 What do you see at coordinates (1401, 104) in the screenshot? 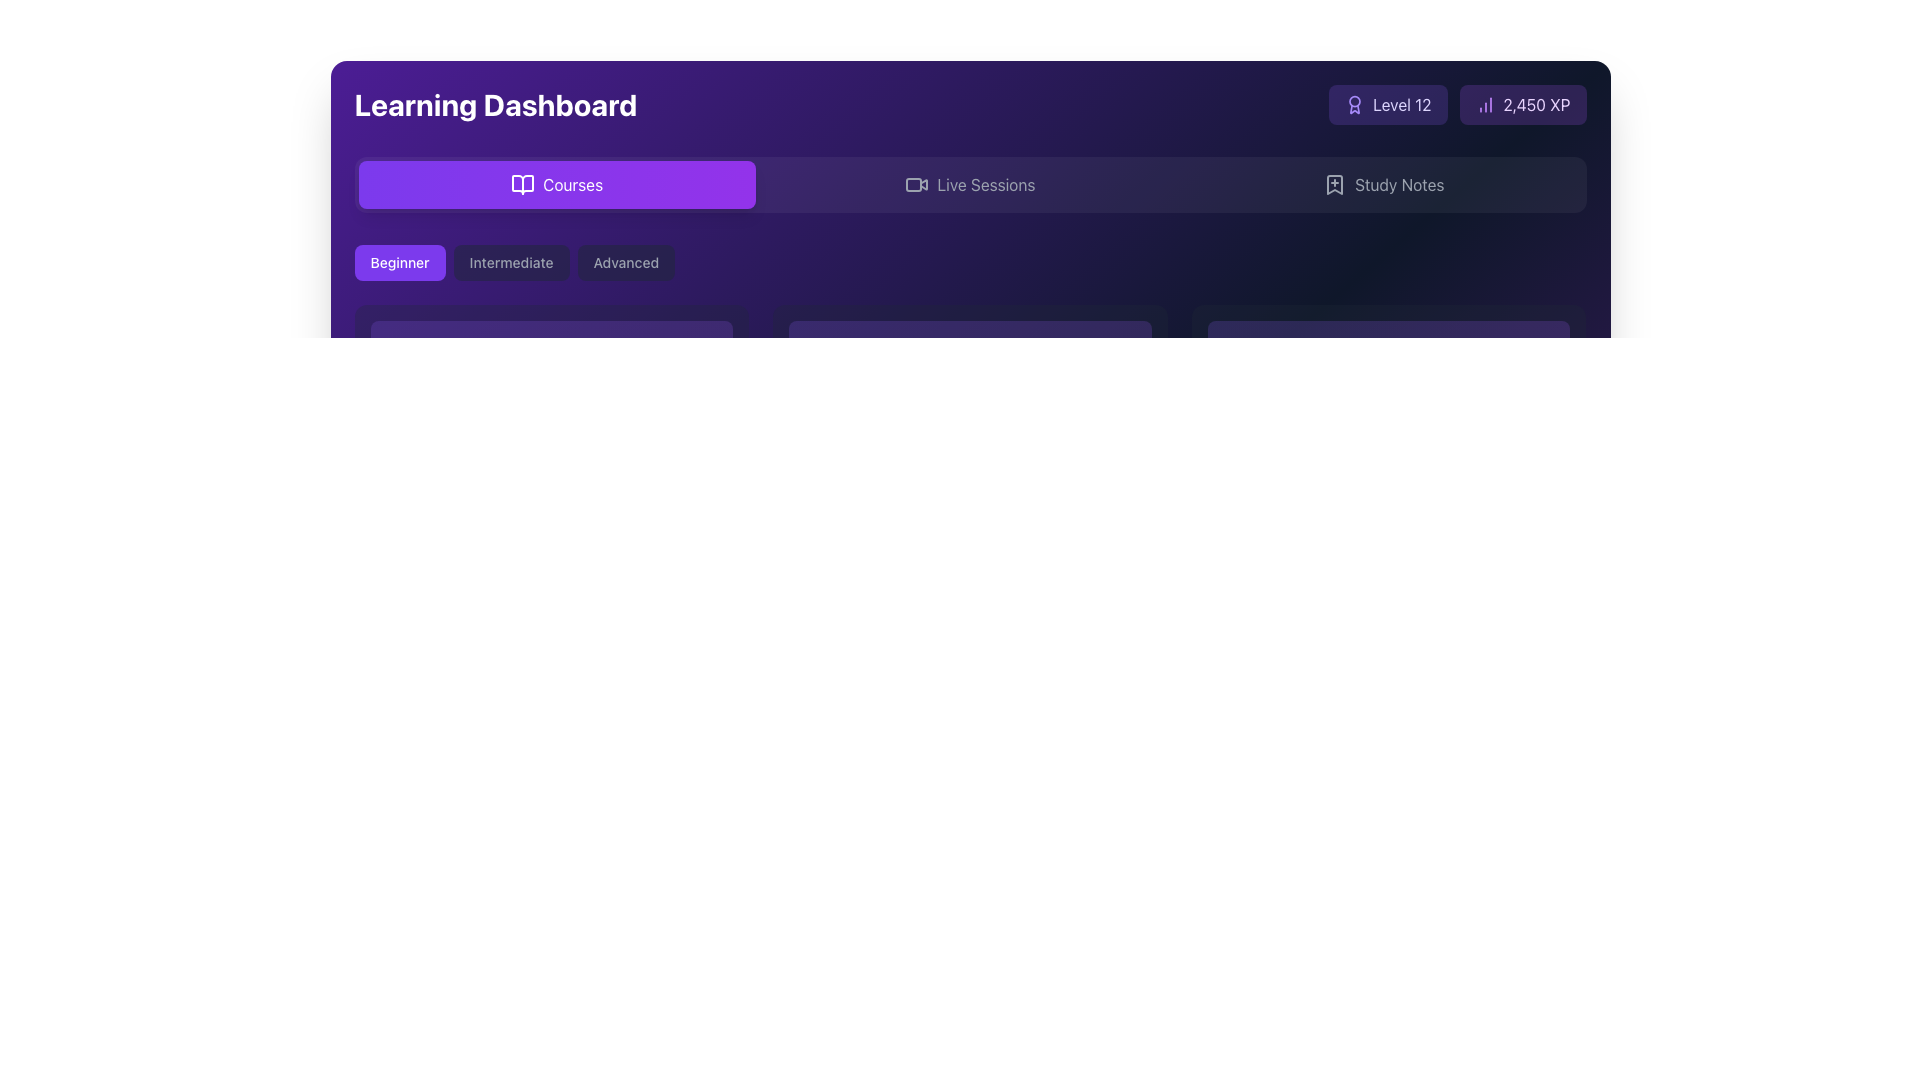
I see `the static text display element showing 'Level 12' in light violet color, located in the top-right section of the interface` at bounding box center [1401, 104].